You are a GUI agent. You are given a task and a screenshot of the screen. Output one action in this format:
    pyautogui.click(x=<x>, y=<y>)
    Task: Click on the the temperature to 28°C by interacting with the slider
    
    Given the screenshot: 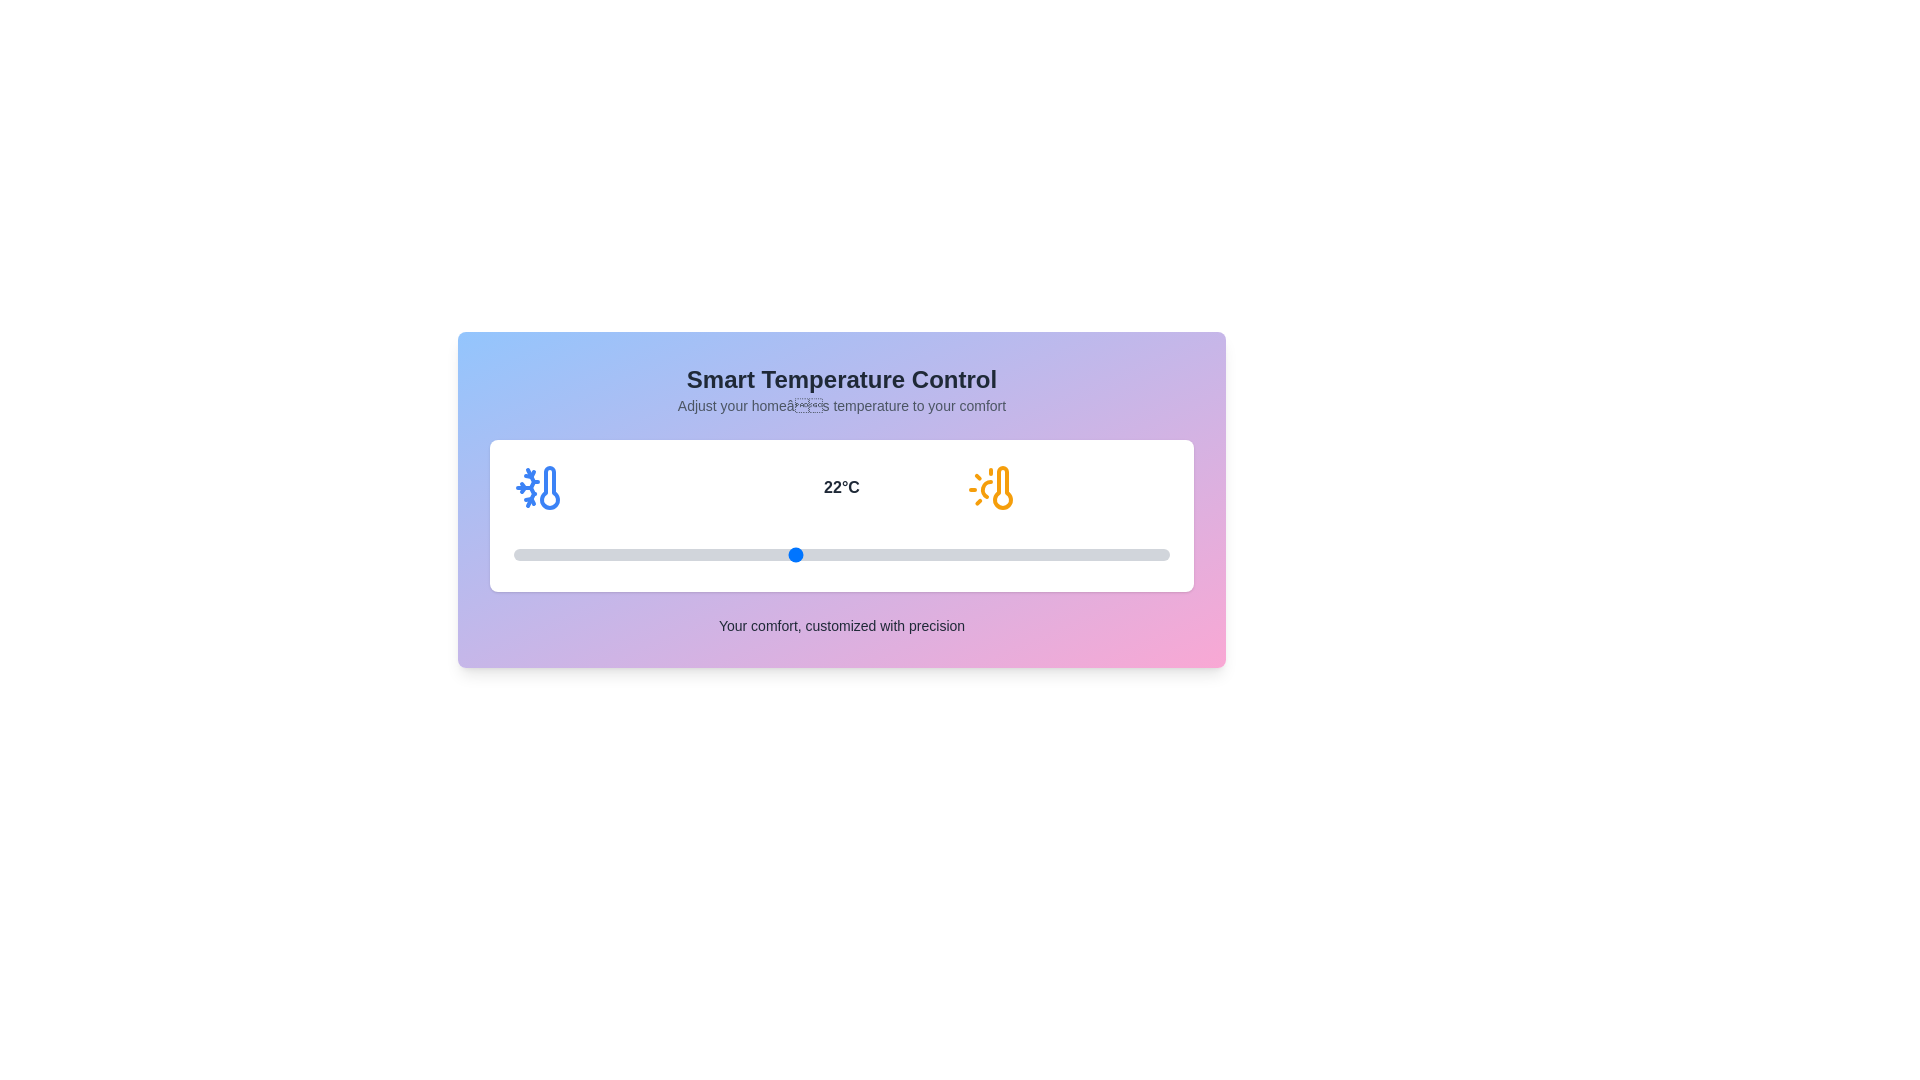 What is the action you would take?
    pyautogui.click(x=1075, y=555)
    